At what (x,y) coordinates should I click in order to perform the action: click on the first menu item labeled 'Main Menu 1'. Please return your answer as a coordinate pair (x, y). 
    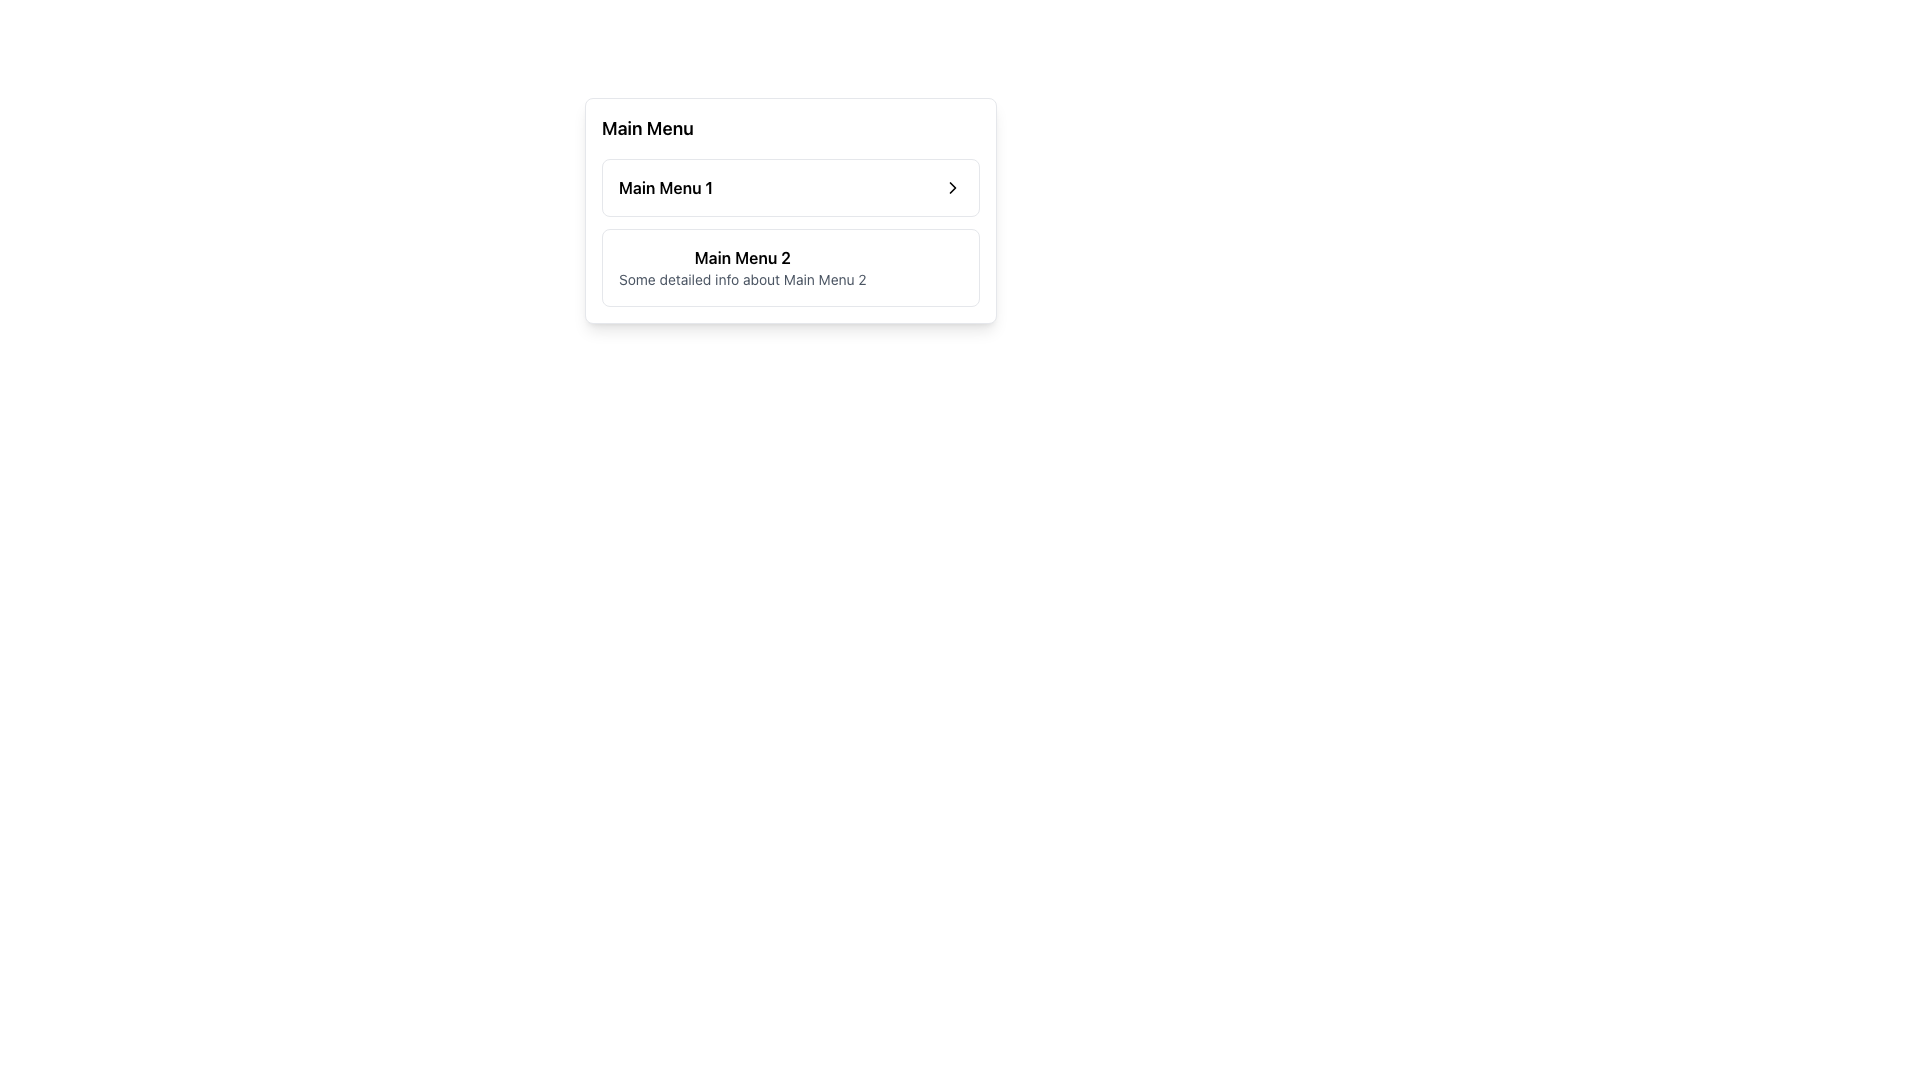
    Looking at the image, I should click on (790, 188).